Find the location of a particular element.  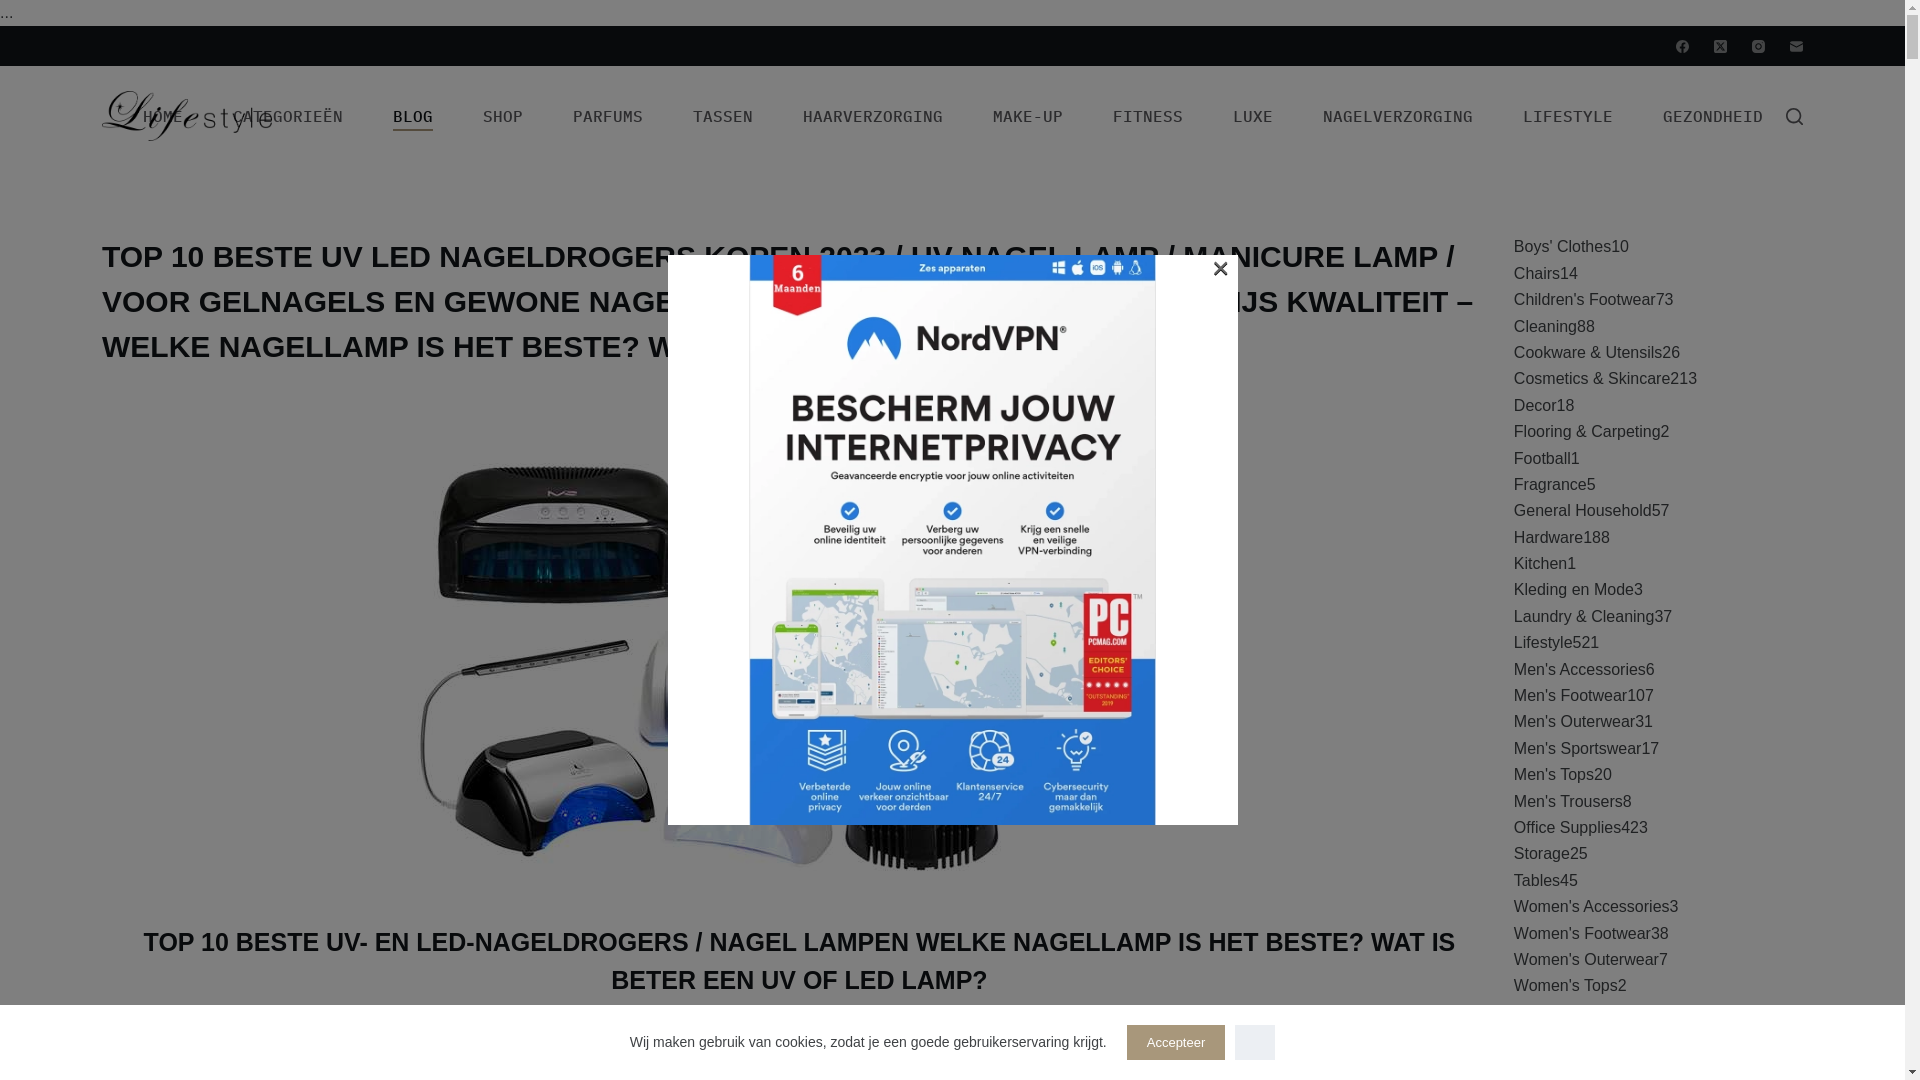

'Men's Trousers' is located at coordinates (1567, 800).